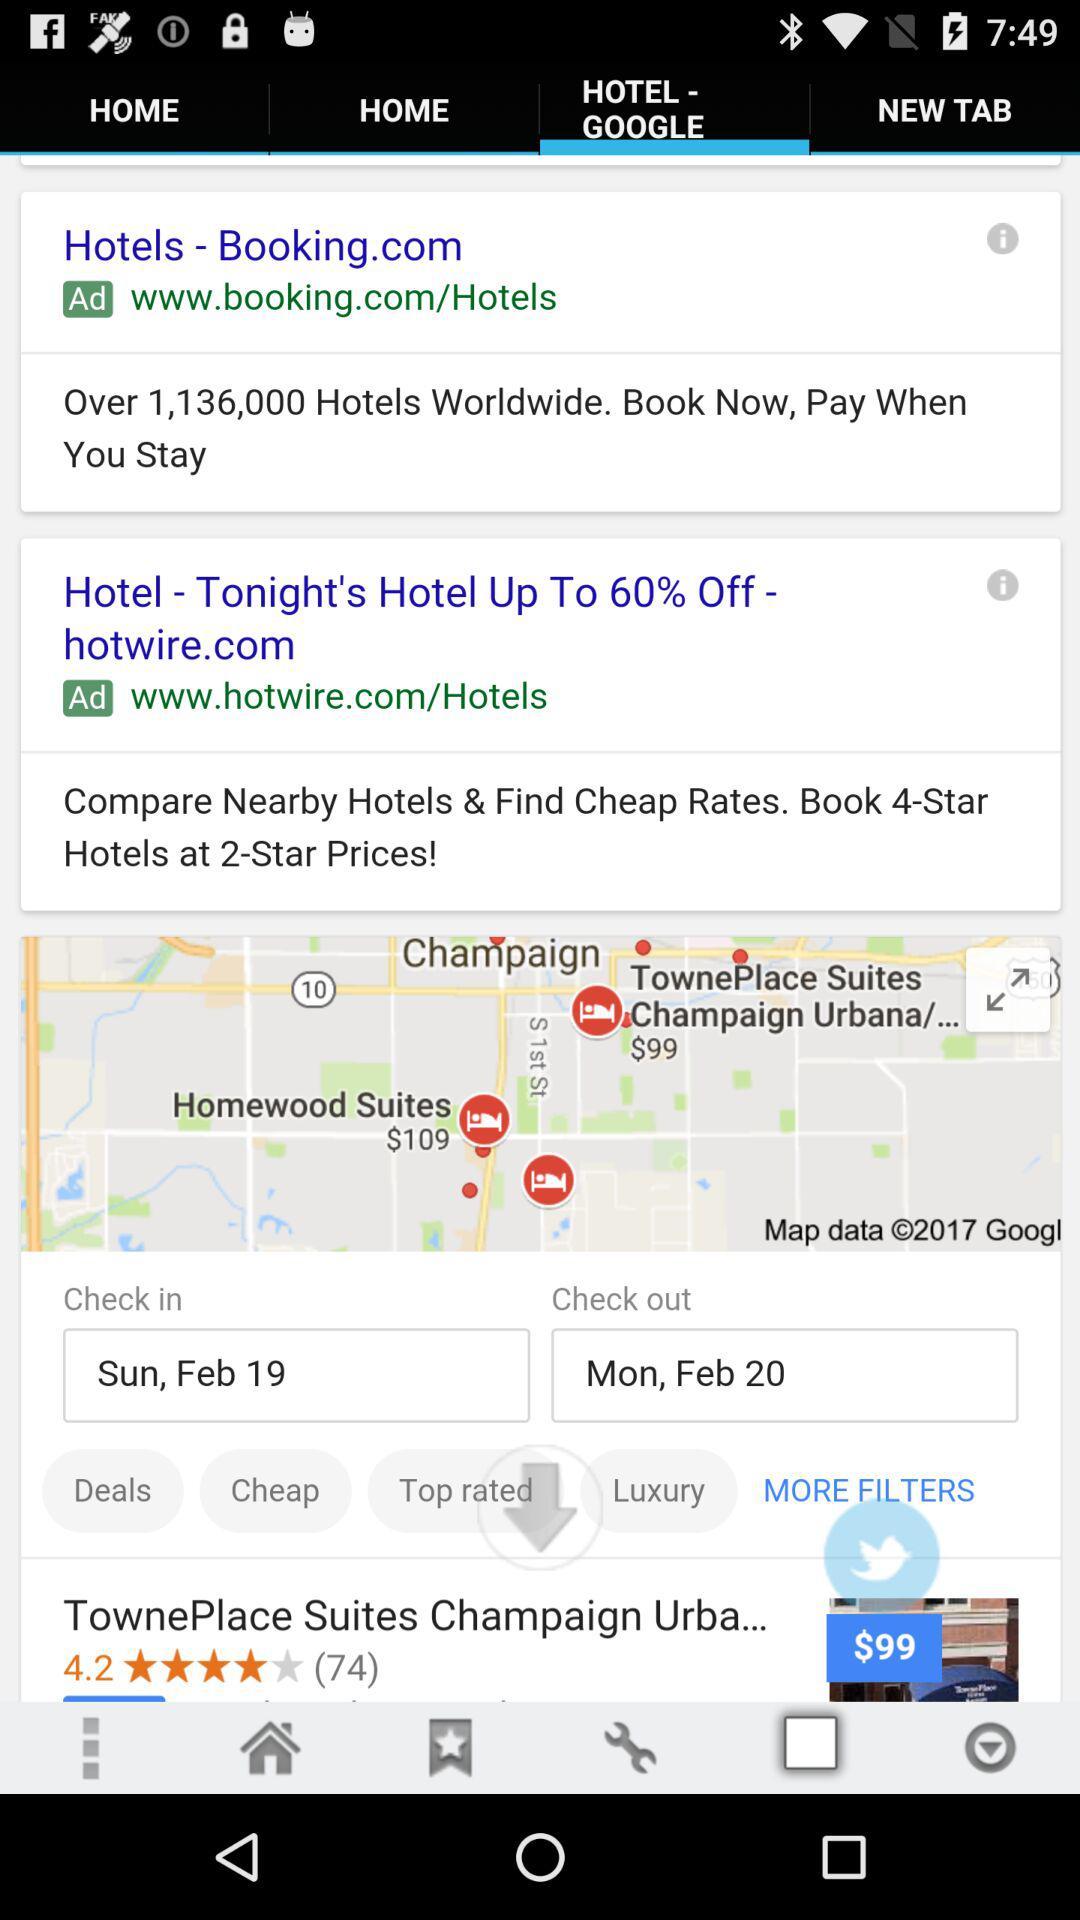 The image size is (1080, 1920). What do you see at coordinates (88, 1746) in the screenshot?
I see `open more settings` at bounding box center [88, 1746].